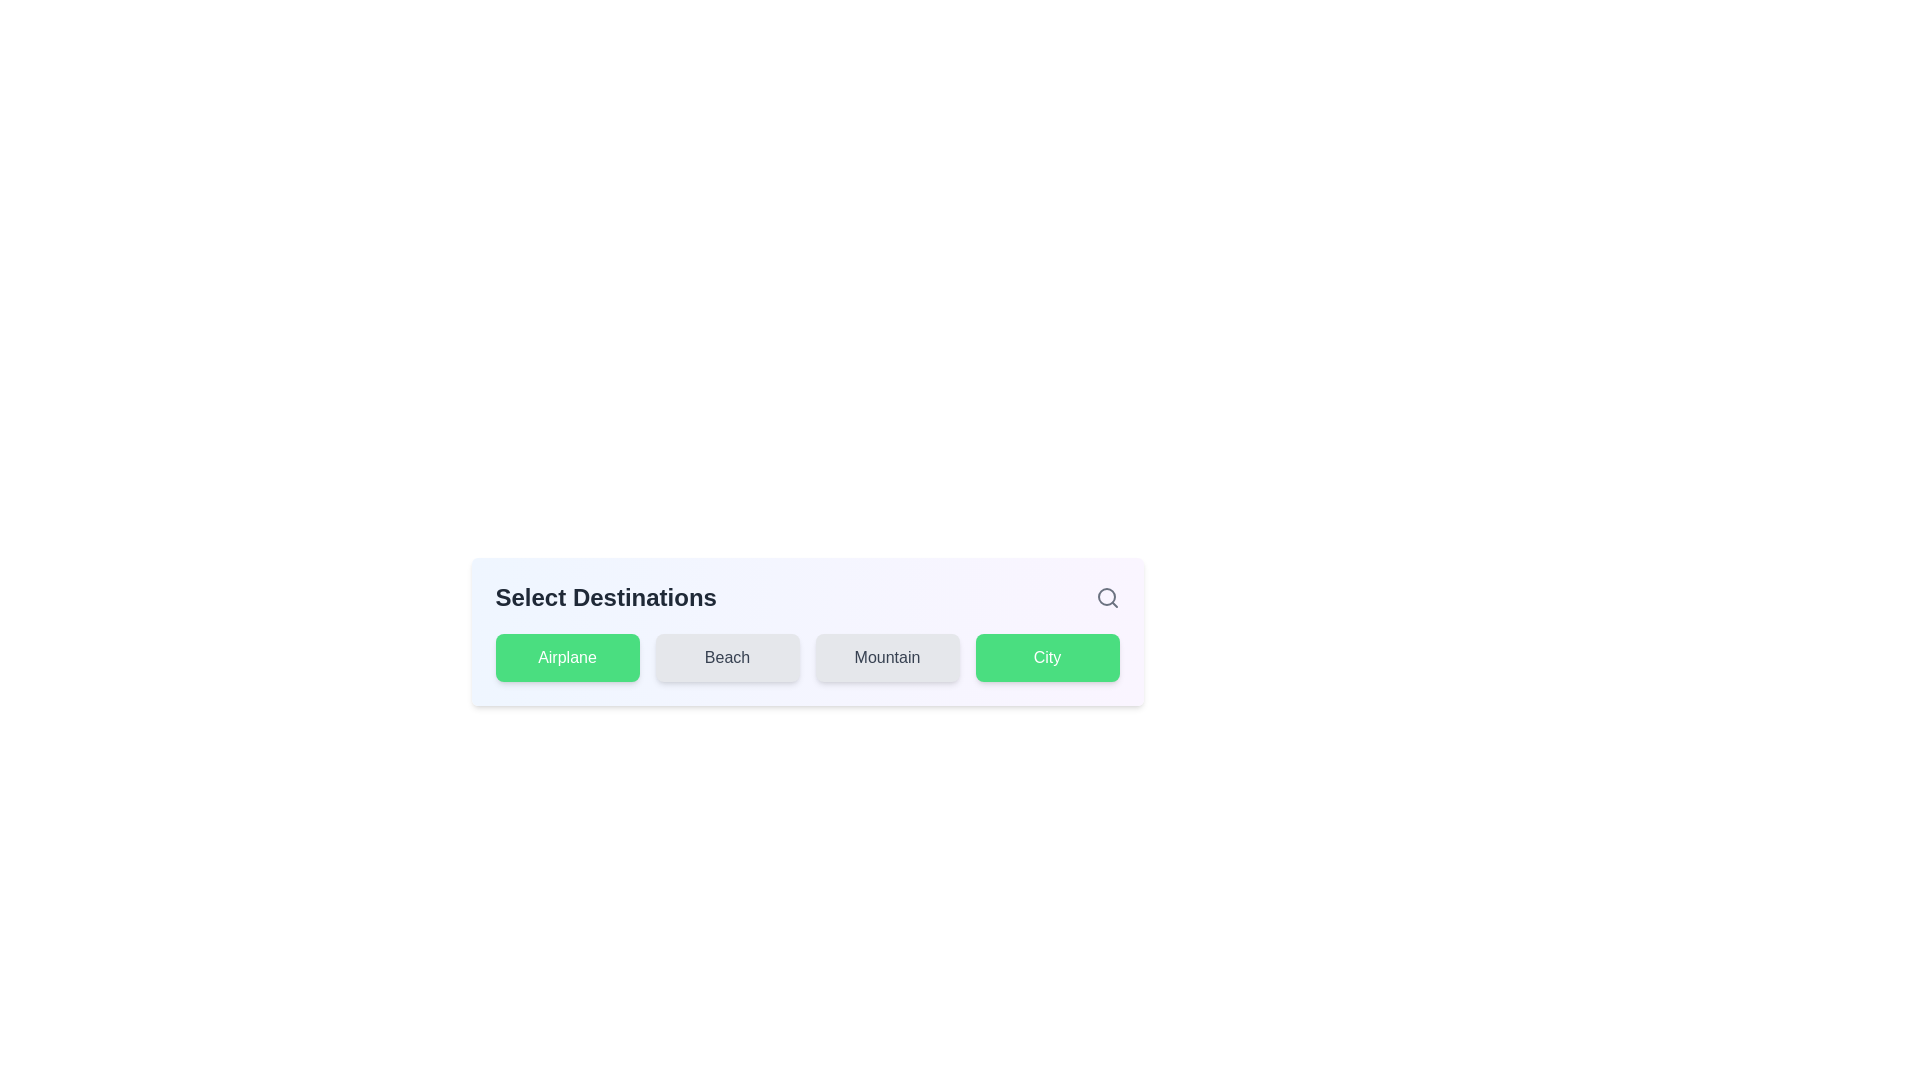 This screenshot has width=1920, height=1080. Describe the element at coordinates (1046, 658) in the screenshot. I see `the item City` at that location.